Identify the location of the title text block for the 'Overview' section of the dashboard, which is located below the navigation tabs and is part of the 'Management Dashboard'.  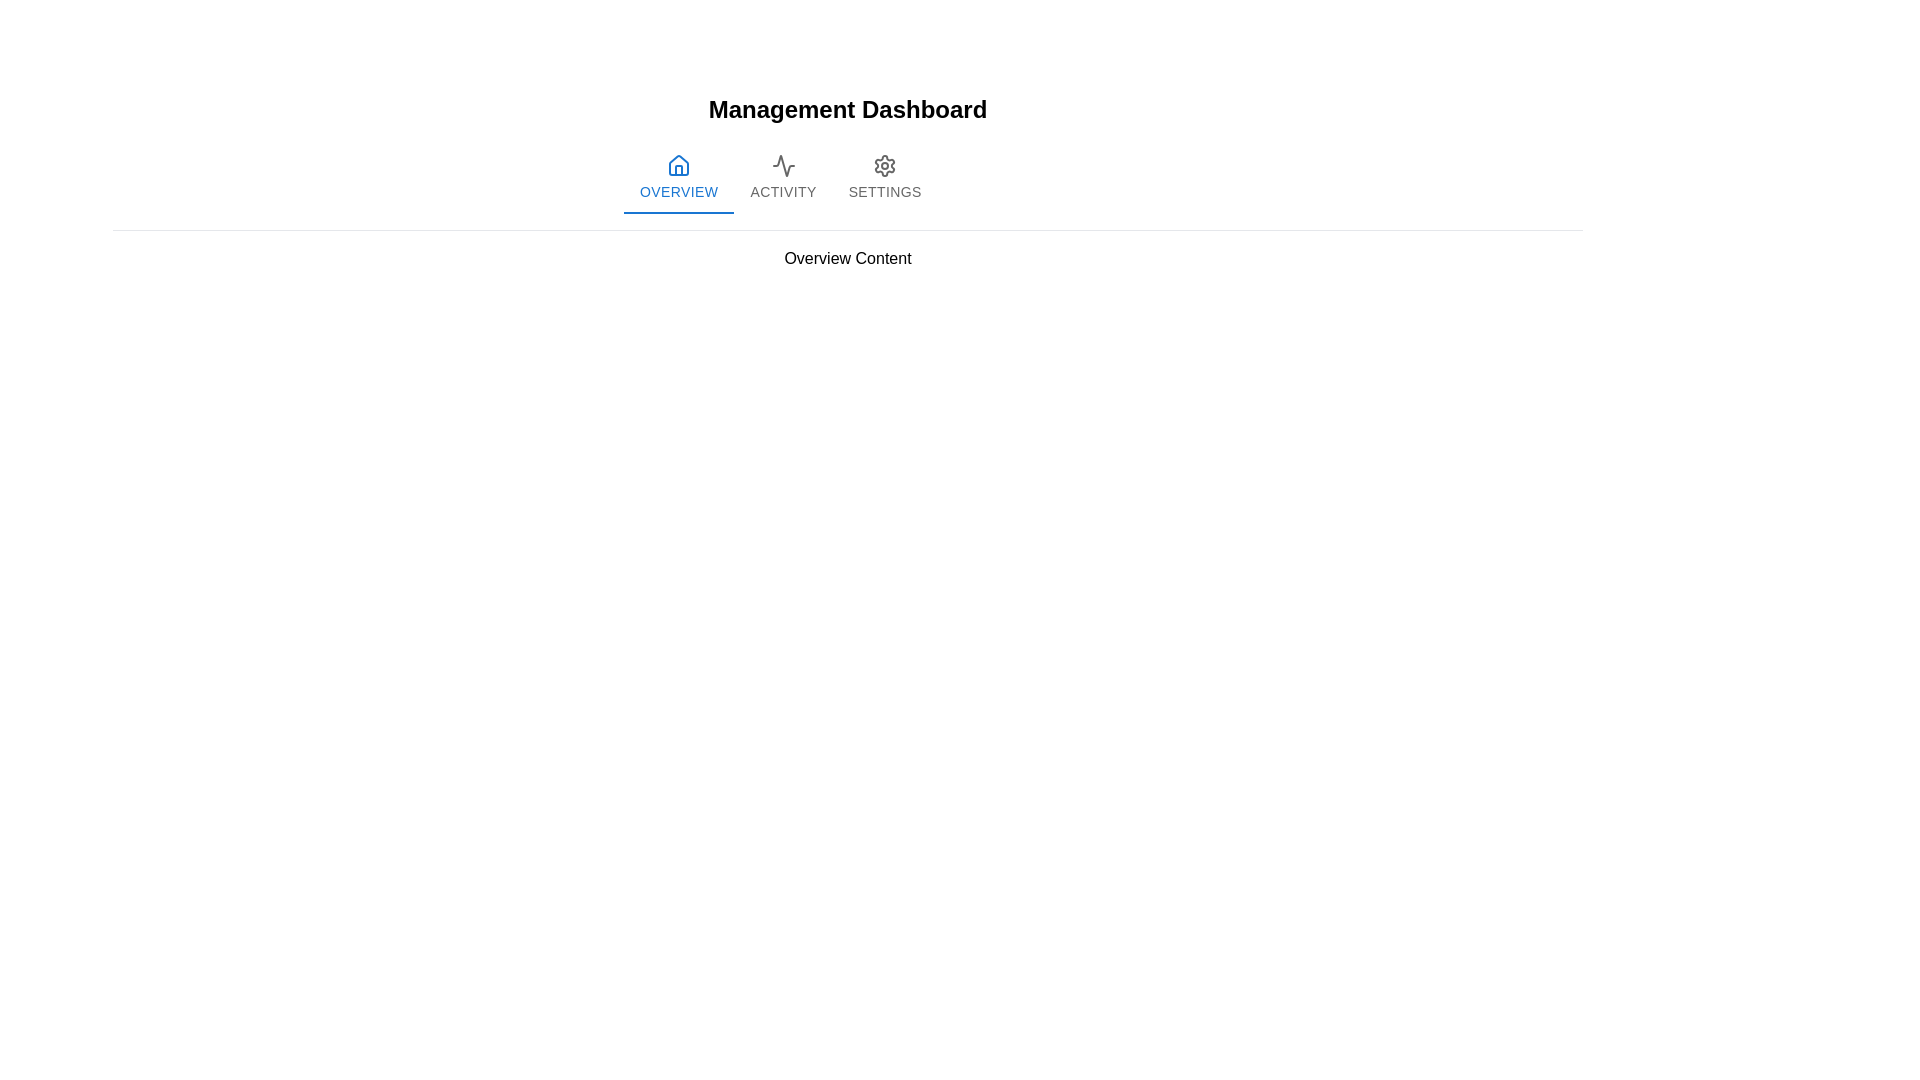
(848, 249).